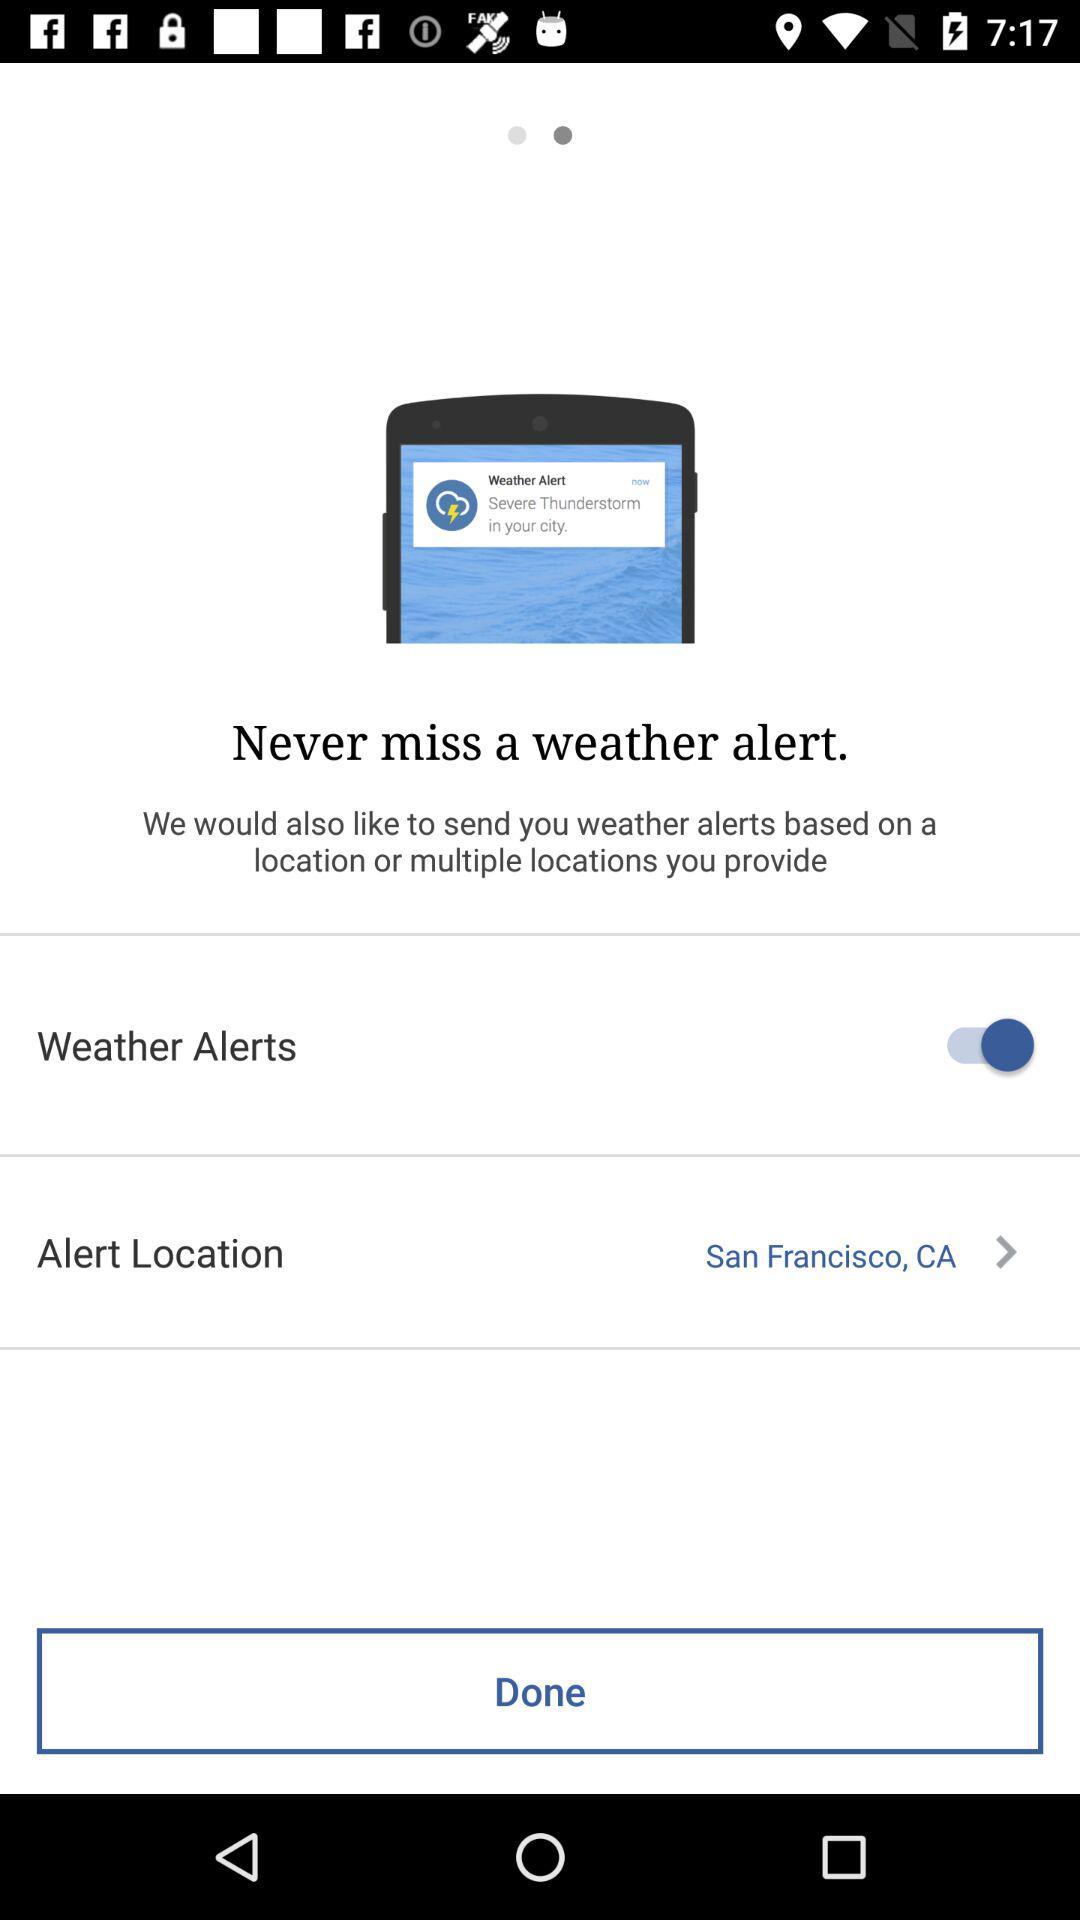 This screenshot has height=1920, width=1080. What do you see at coordinates (860, 1254) in the screenshot?
I see `san francisco, ca` at bounding box center [860, 1254].